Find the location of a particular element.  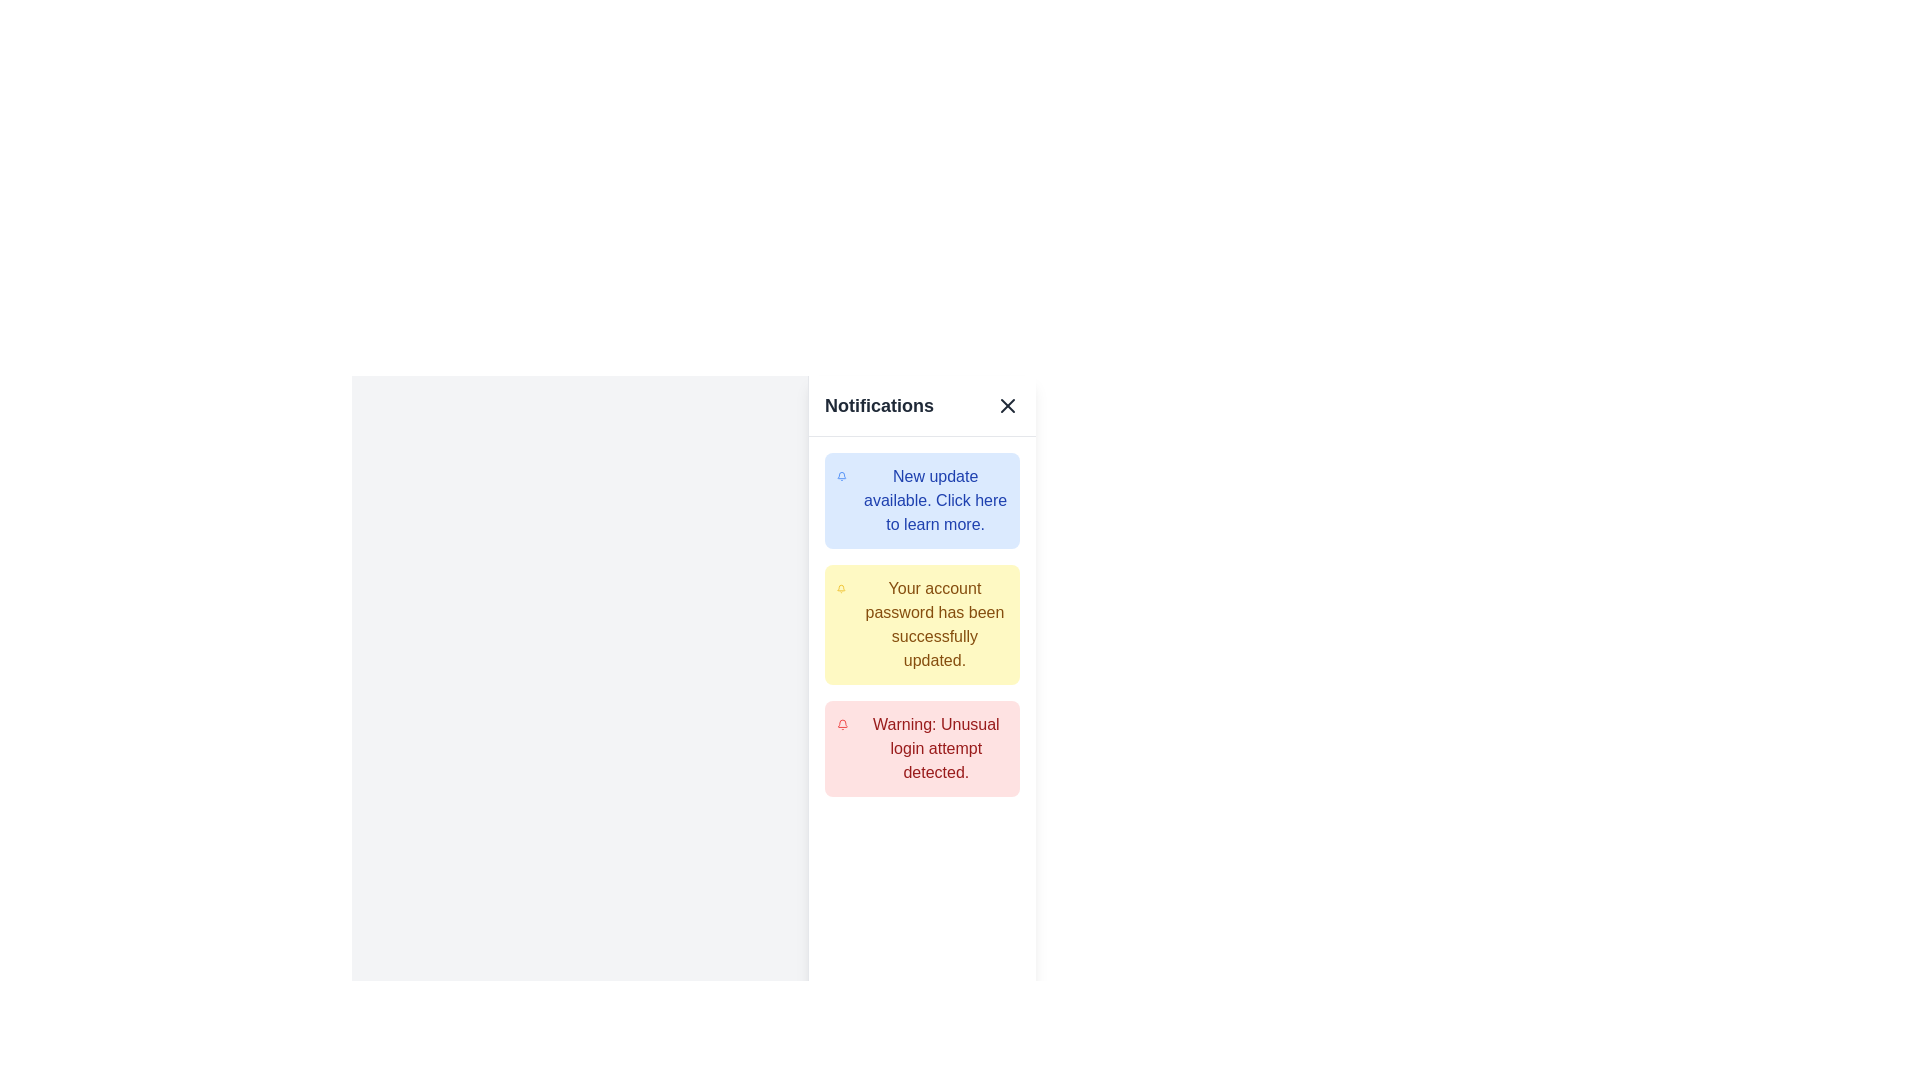

the third notification card in the notification panel is located at coordinates (921, 748).